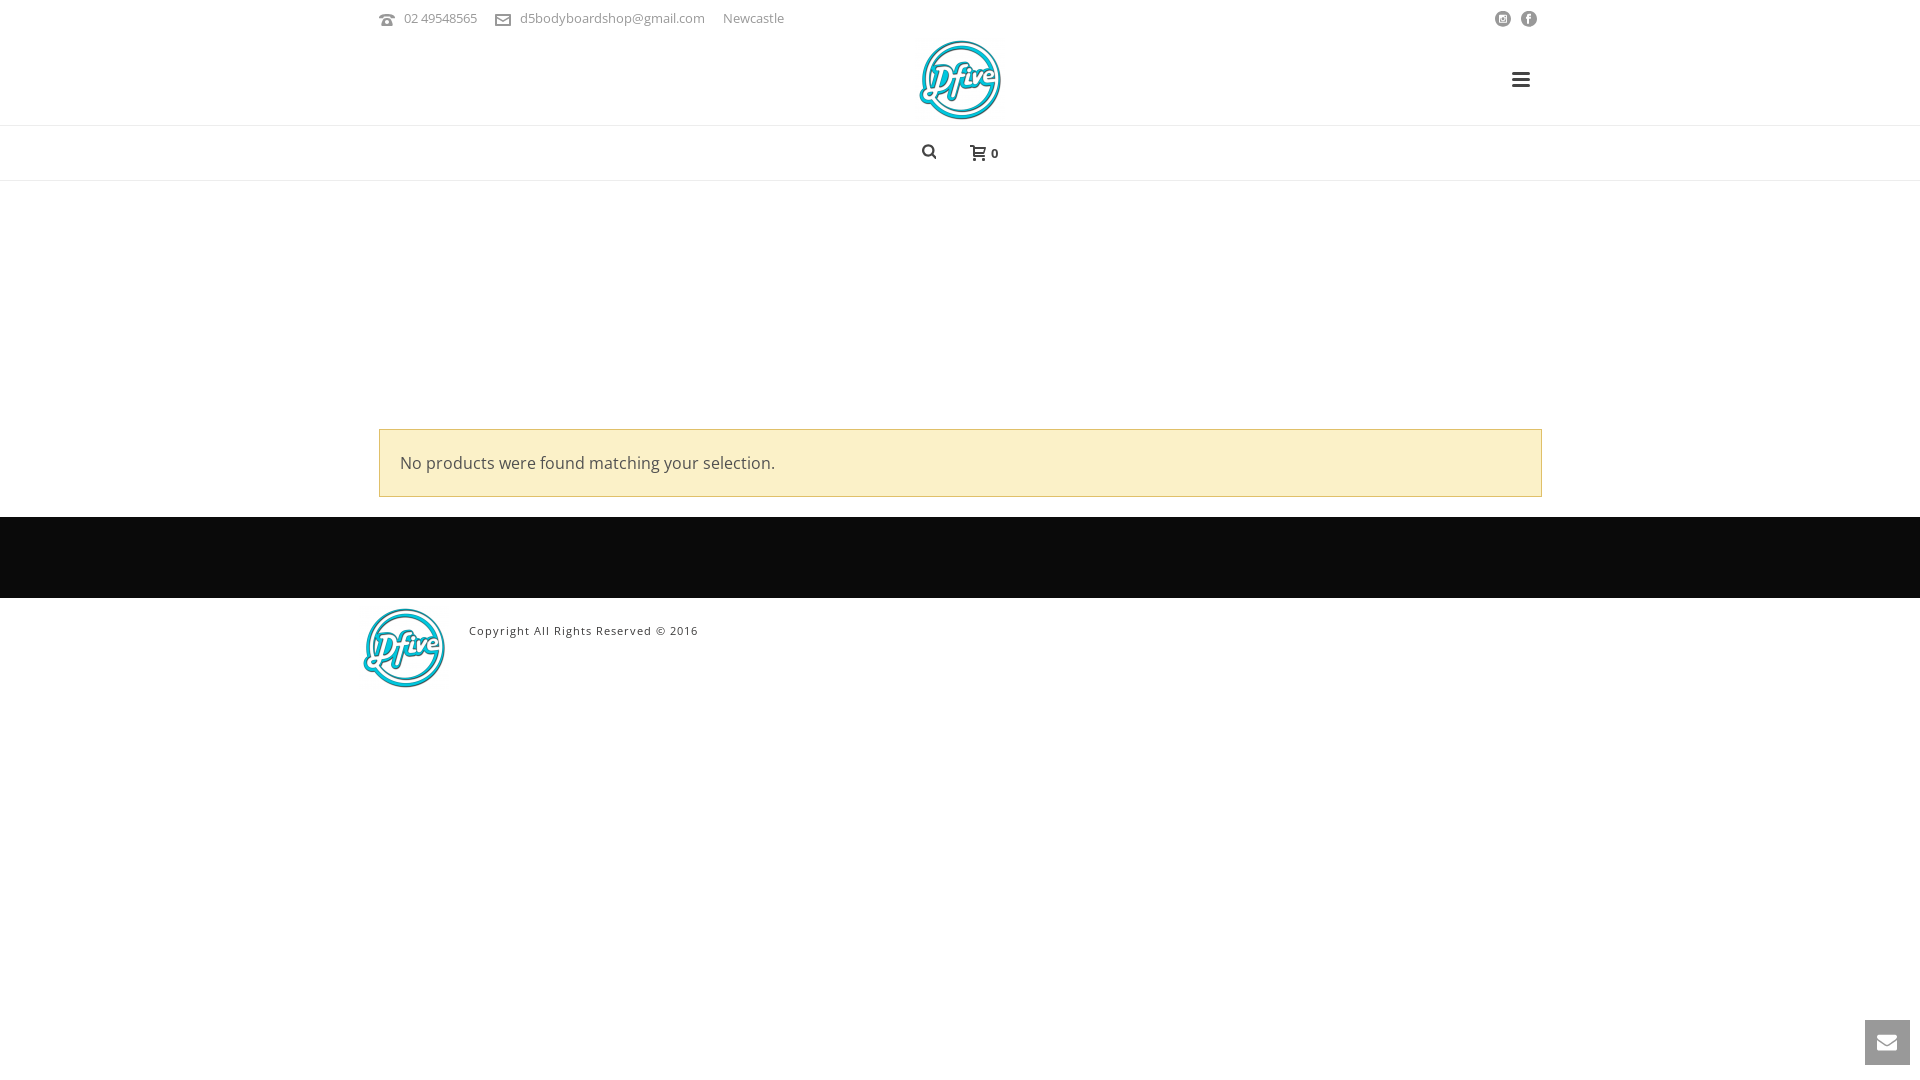 The height and width of the screenshot is (1080, 1920). Describe the element at coordinates (439, 18) in the screenshot. I see `'02 49548565'` at that location.